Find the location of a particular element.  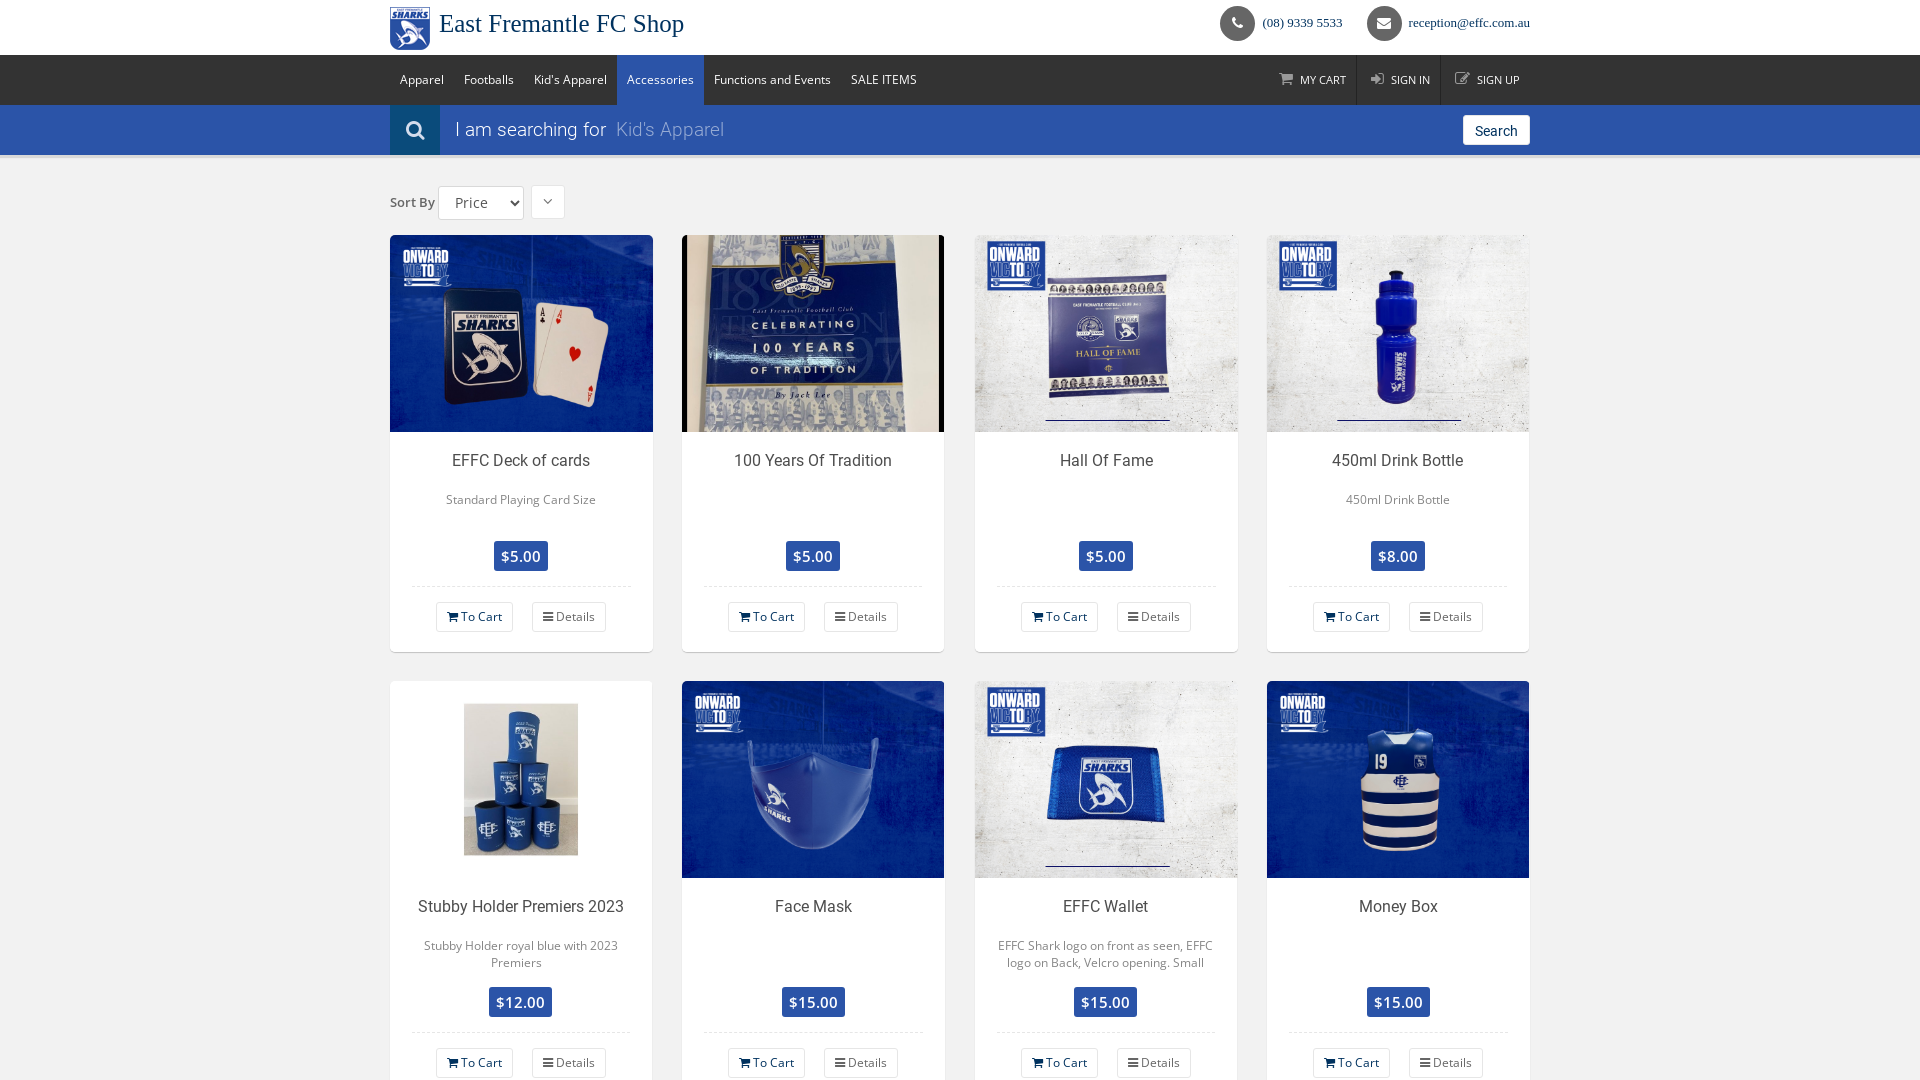

'SIGN UP' is located at coordinates (1487, 79).